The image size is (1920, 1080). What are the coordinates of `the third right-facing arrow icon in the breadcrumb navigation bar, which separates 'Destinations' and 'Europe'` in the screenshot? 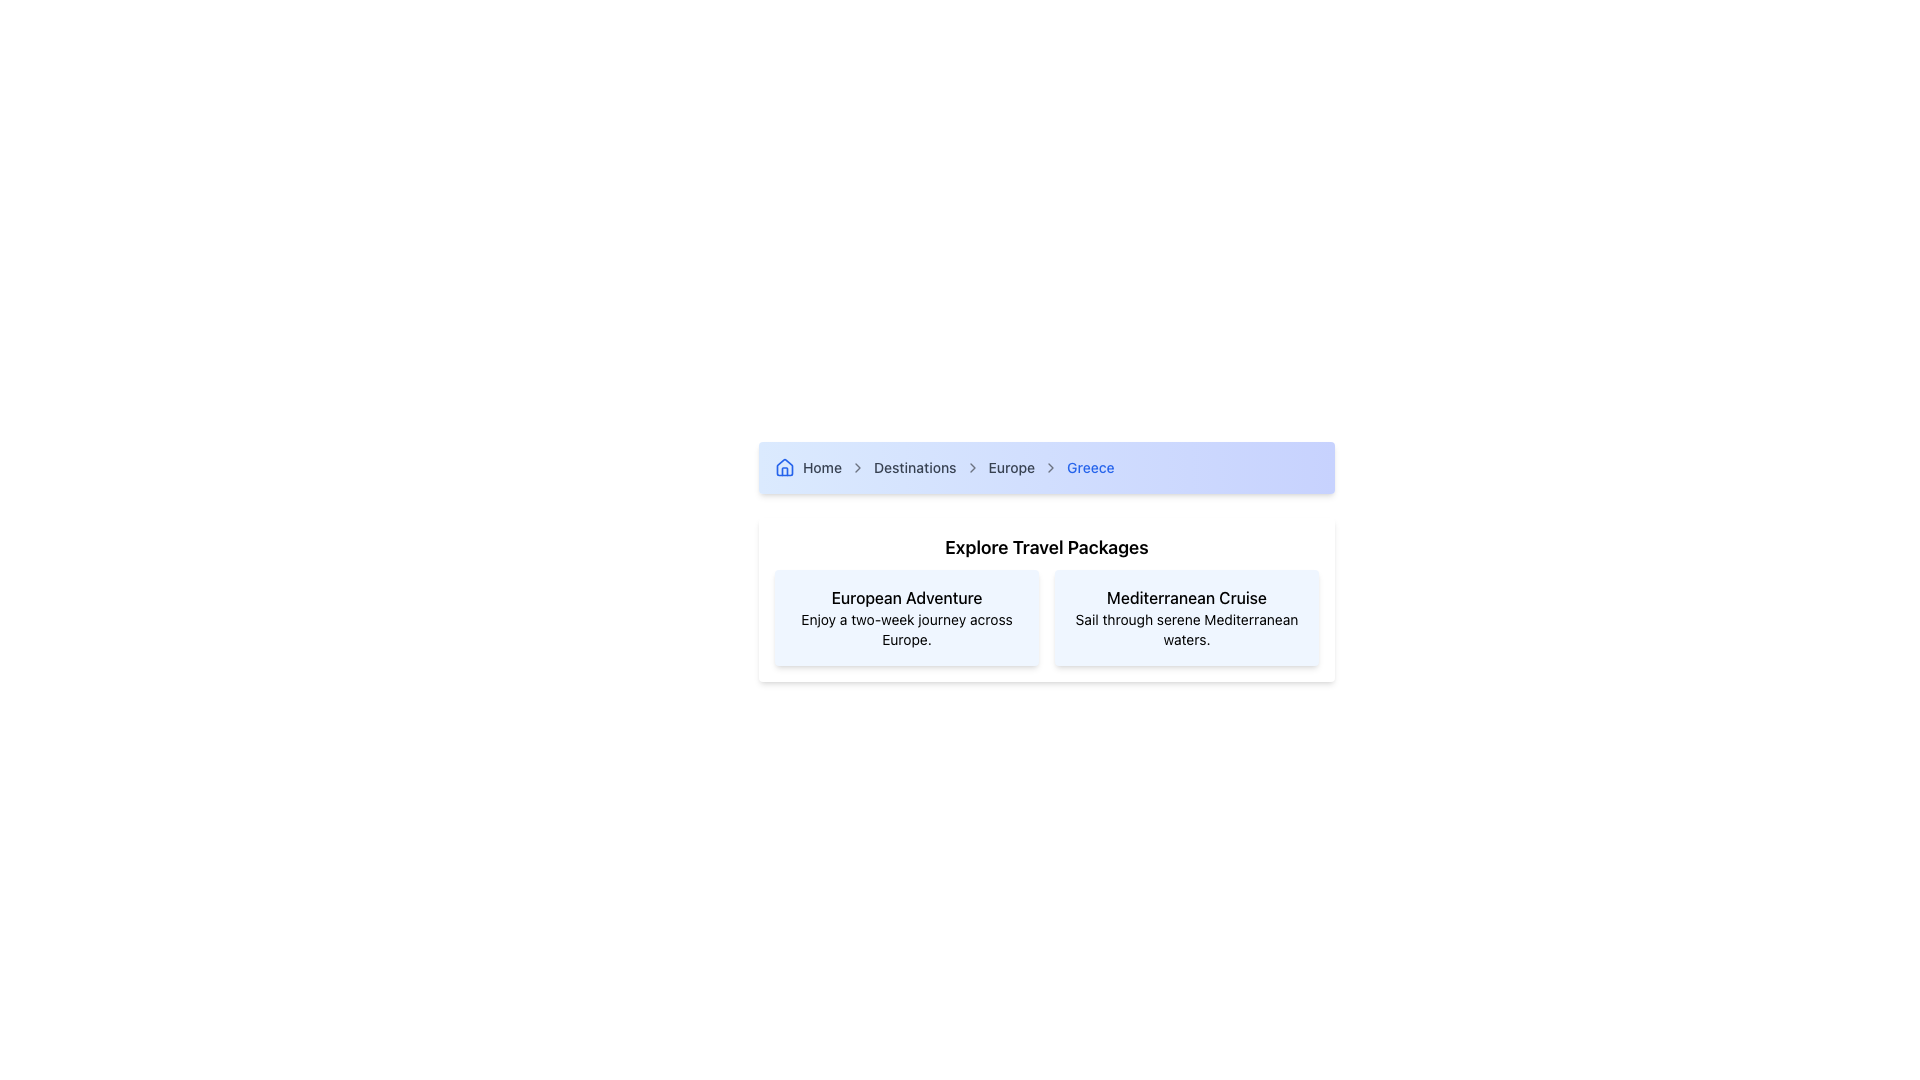 It's located at (972, 467).